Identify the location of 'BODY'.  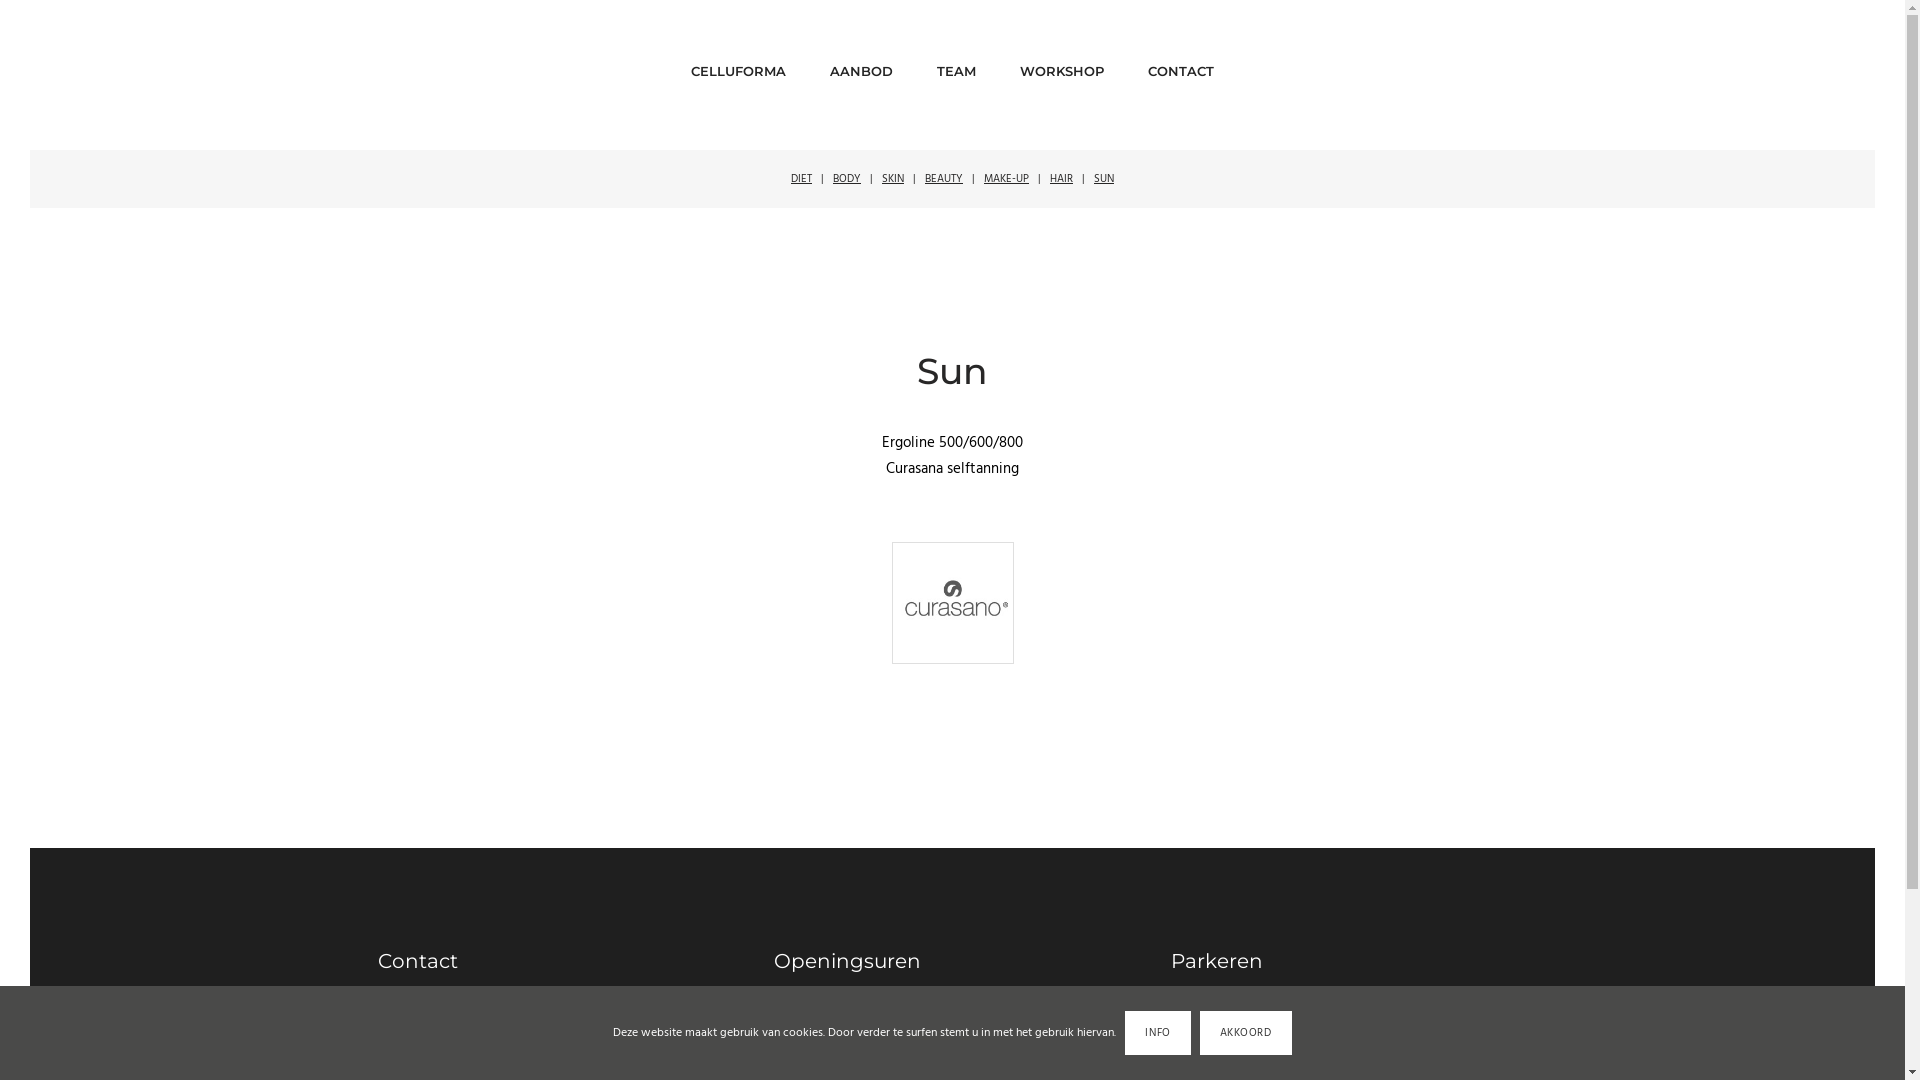
(833, 177).